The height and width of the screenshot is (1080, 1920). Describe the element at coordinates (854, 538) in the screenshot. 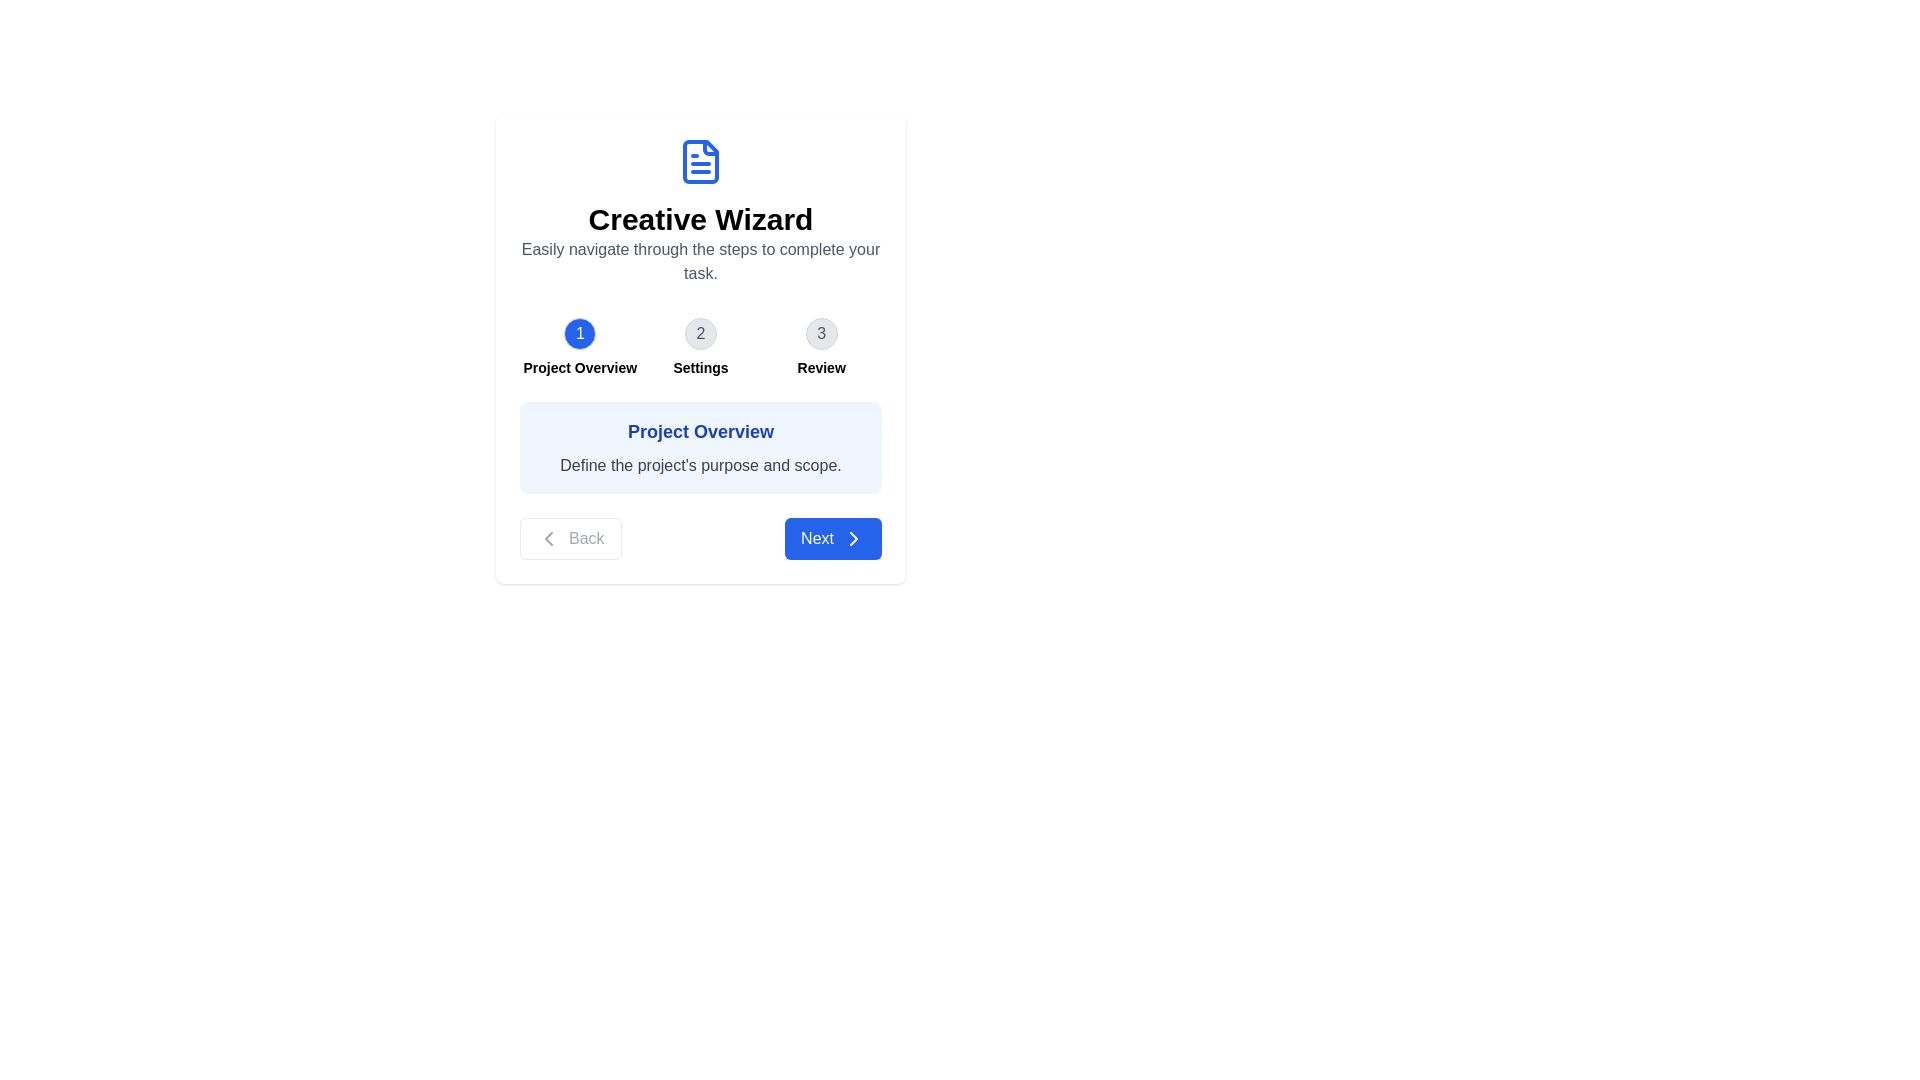

I see `the visual indicator icon located within the right-hand side of the blue rectangular 'Next' button` at that location.